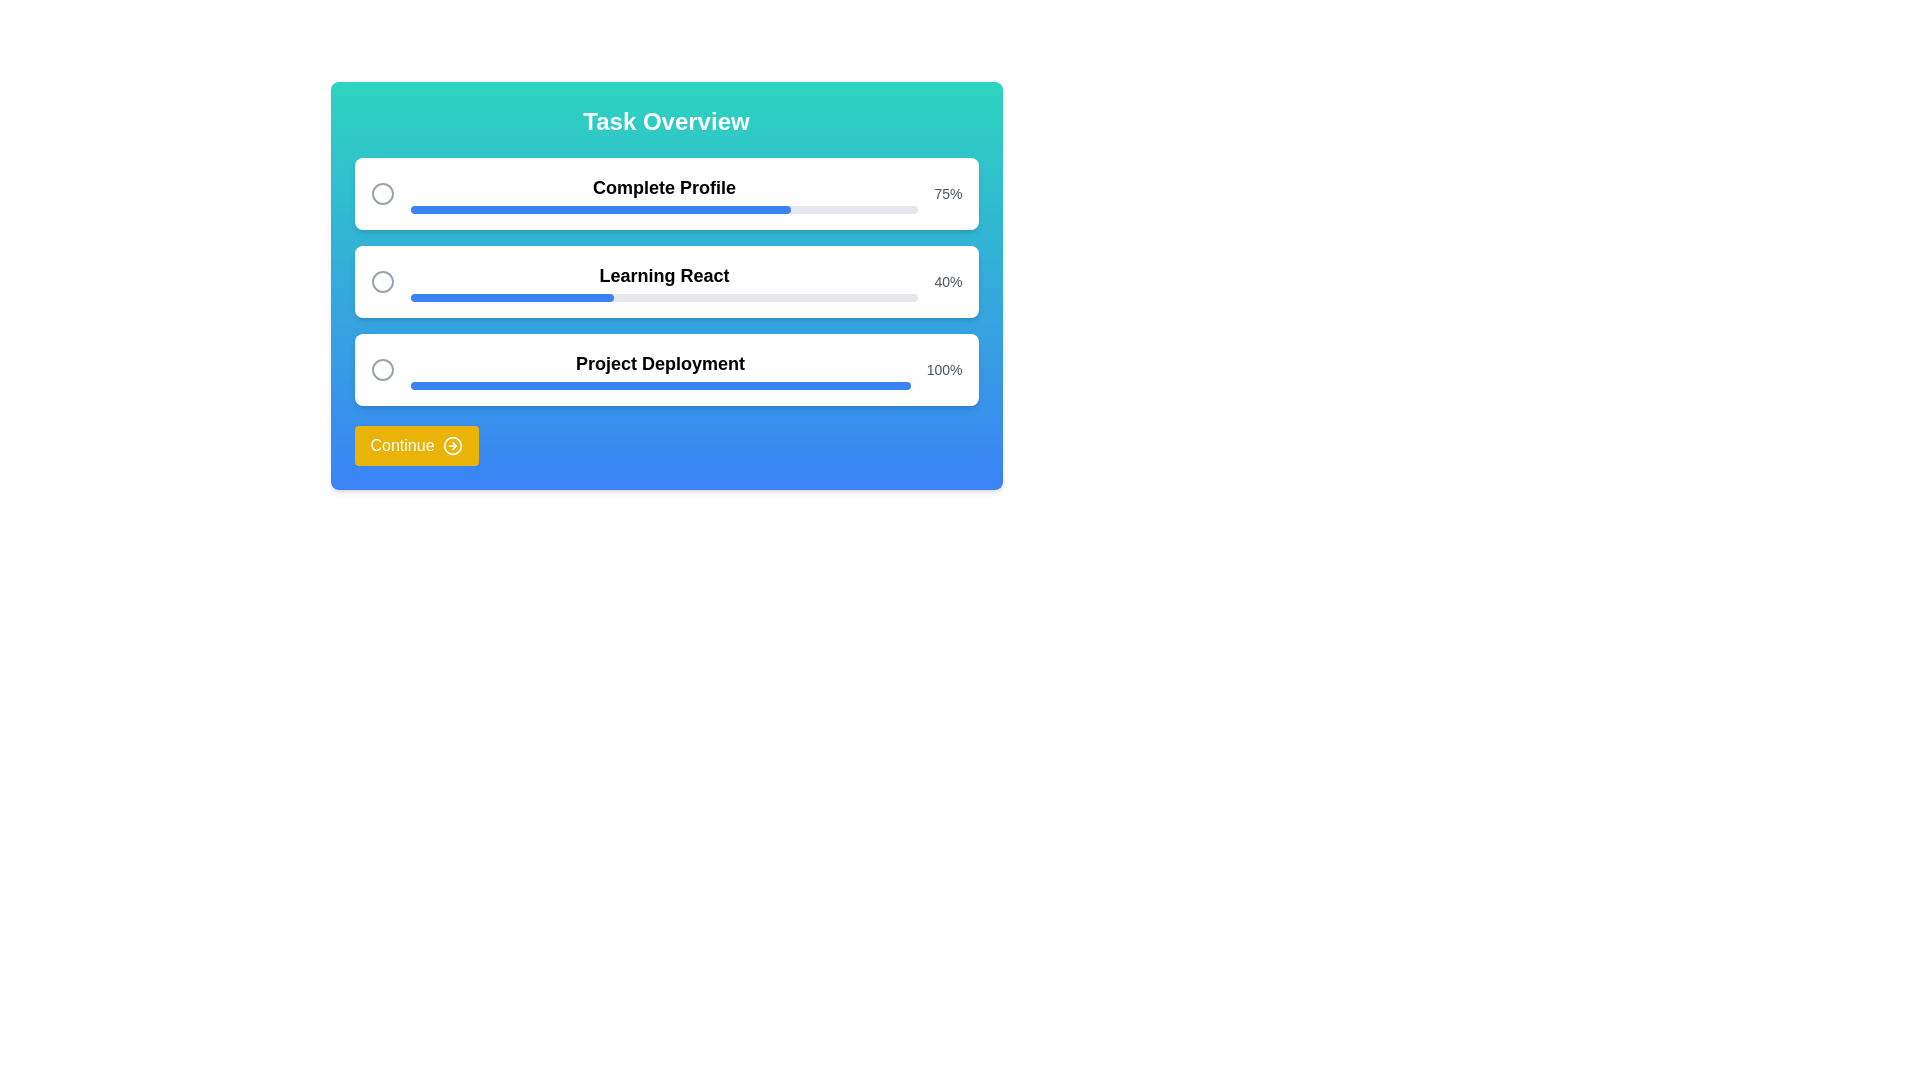  I want to click on the 'Project Deployment' text label, which is the title of the third progress section in a vertical list, positioned above the blue progress bar, so click(660, 363).